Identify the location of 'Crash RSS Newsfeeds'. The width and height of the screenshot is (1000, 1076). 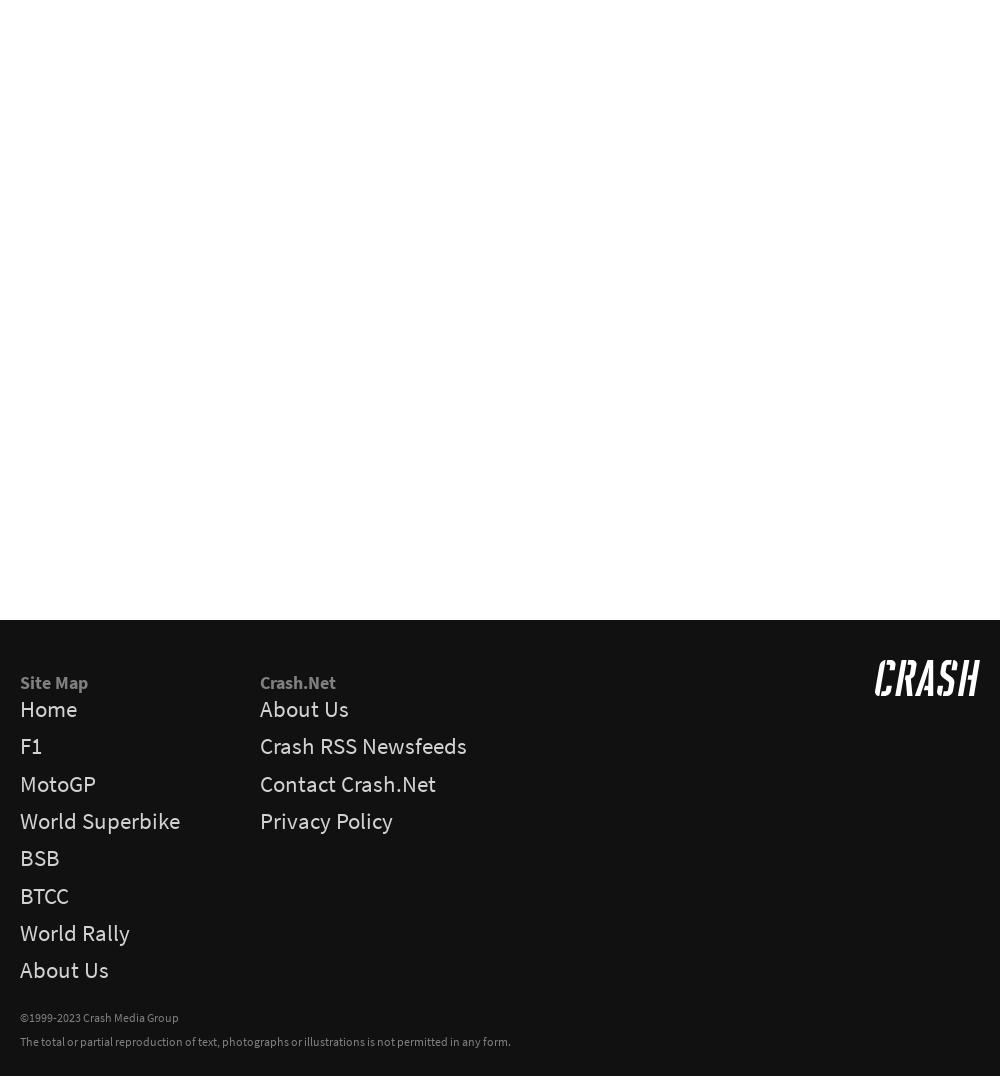
(362, 744).